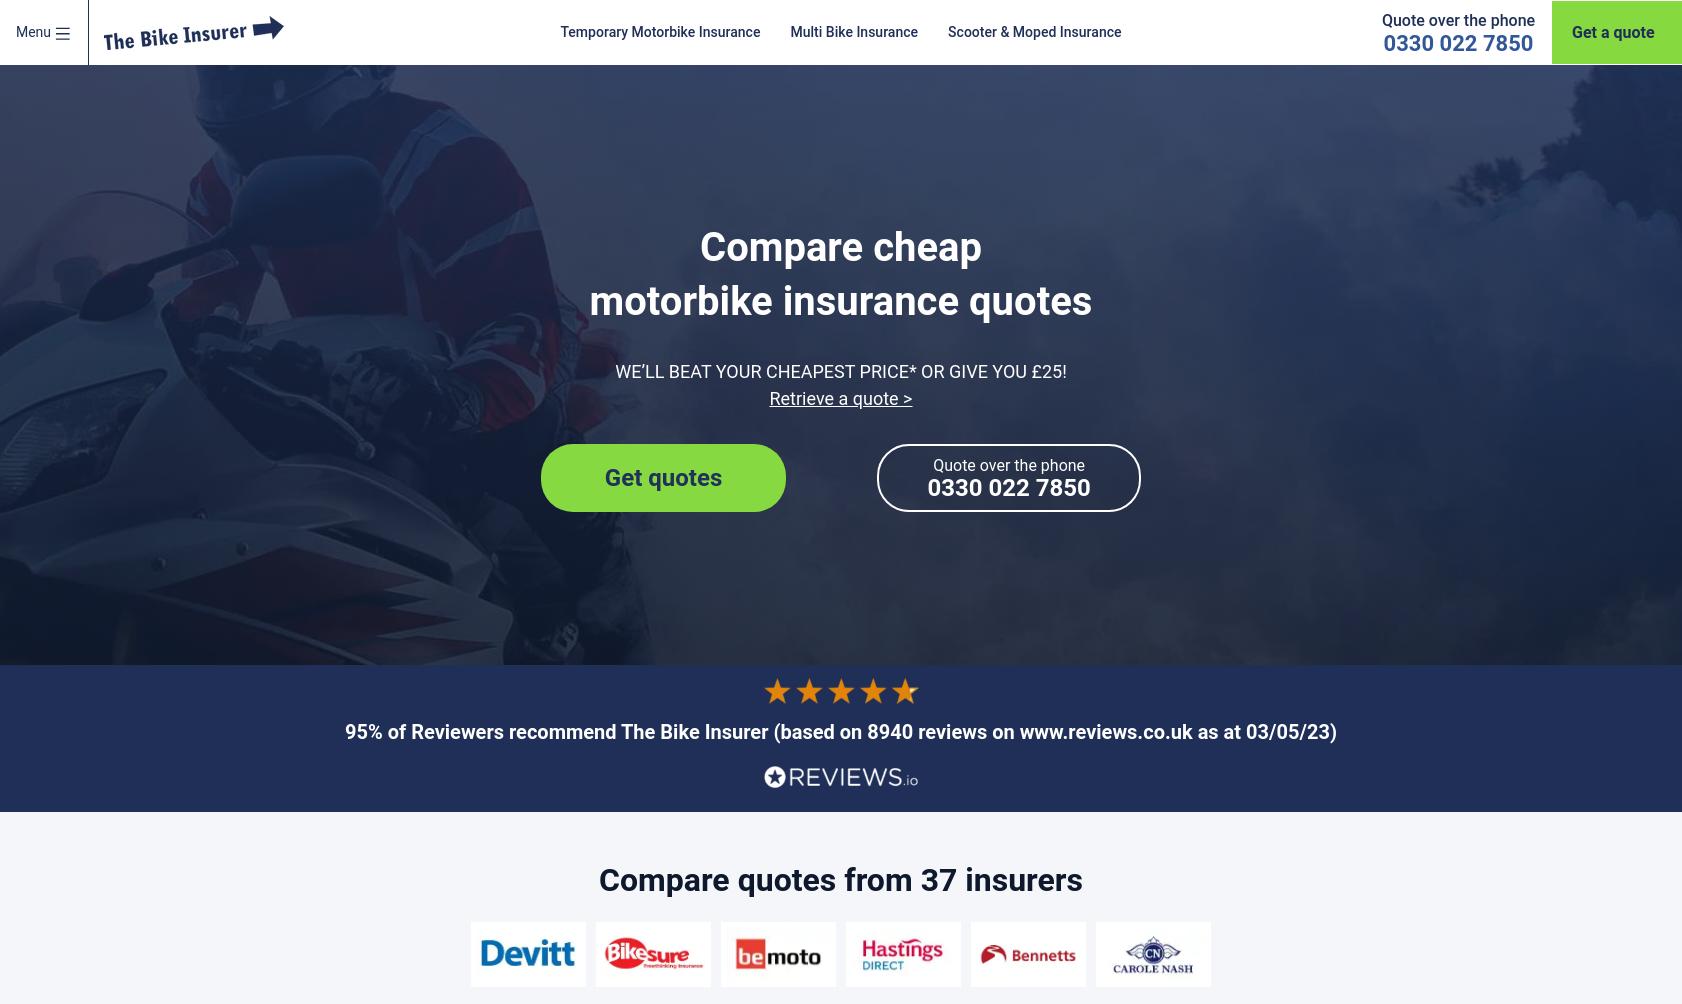  What do you see at coordinates (1033, 32) in the screenshot?
I see `'Scooter & Moped Insurance'` at bounding box center [1033, 32].